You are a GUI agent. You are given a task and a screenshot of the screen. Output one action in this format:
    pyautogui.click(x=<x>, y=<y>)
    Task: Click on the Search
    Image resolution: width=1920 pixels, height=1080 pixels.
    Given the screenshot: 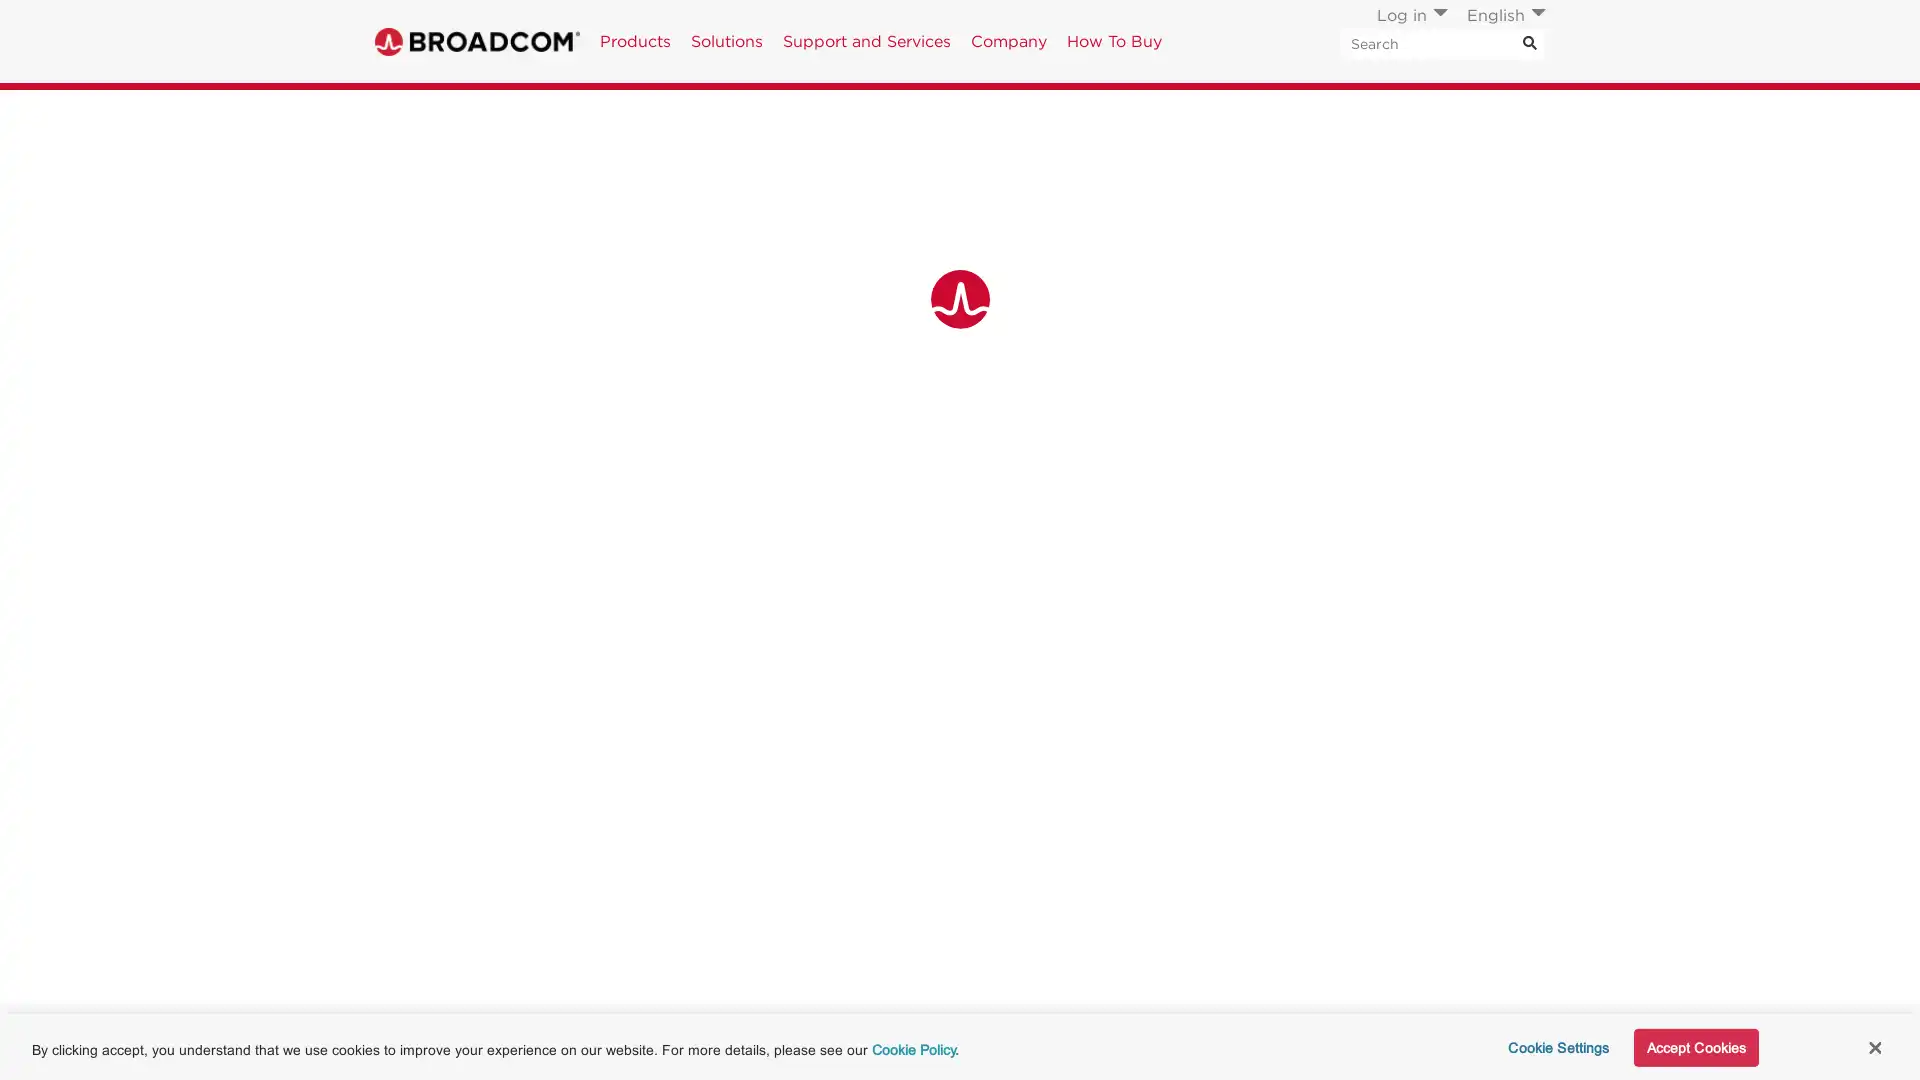 What is the action you would take?
    pyautogui.click(x=1529, y=43)
    